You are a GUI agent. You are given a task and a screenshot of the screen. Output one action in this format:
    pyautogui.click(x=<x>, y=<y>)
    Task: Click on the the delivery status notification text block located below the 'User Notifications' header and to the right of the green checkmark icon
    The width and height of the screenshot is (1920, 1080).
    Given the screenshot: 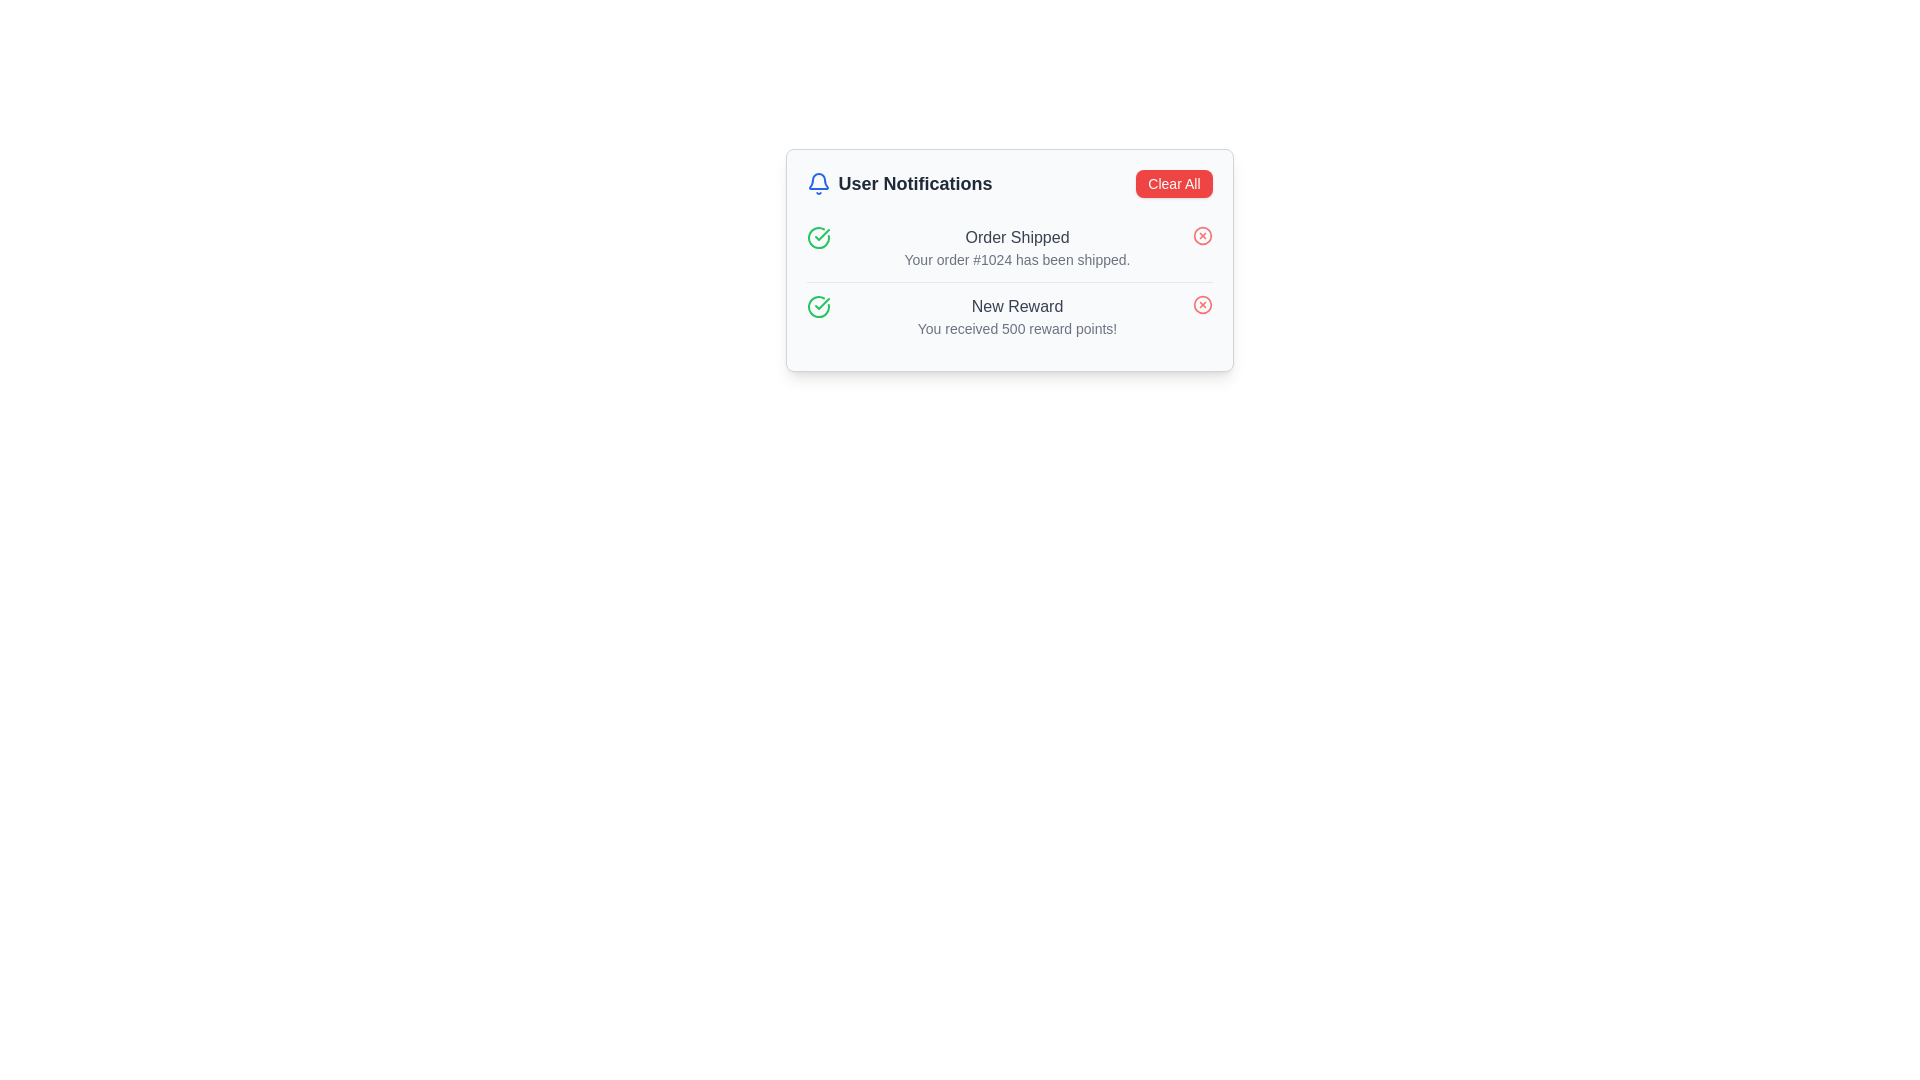 What is the action you would take?
    pyautogui.click(x=1017, y=246)
    